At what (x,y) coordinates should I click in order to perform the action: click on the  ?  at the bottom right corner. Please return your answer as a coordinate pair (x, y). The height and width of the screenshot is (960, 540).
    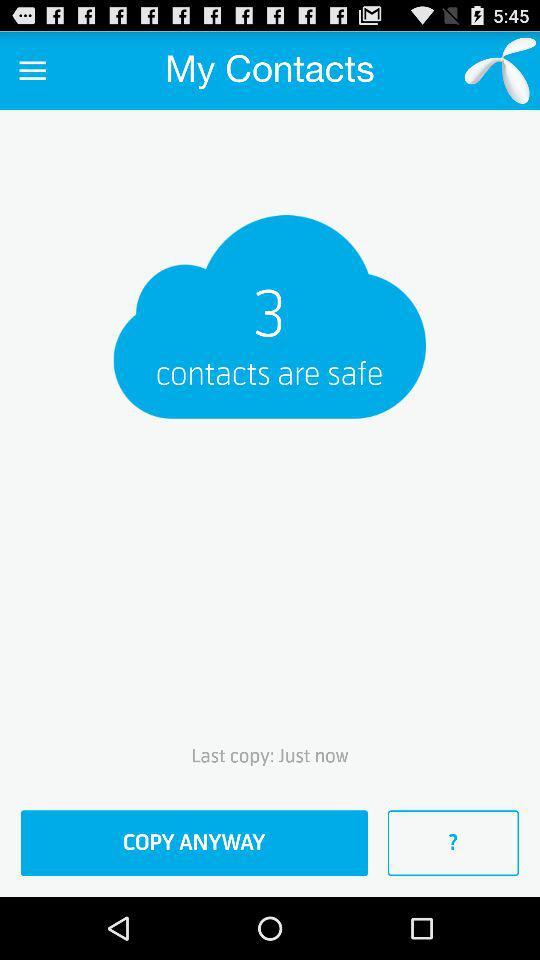
    Looking at the image, I should click on (453, 842).